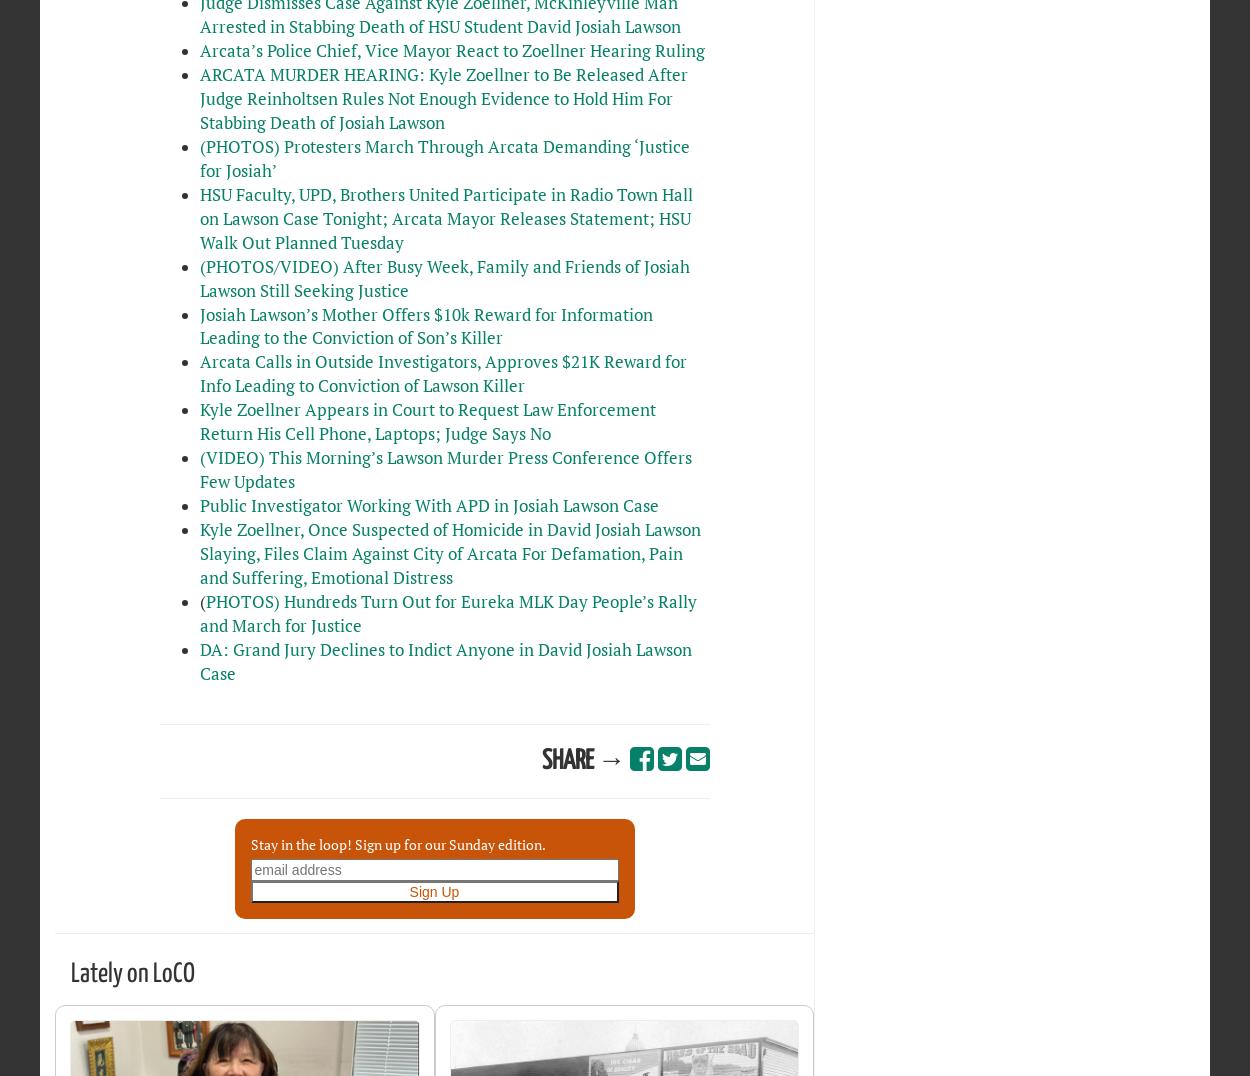  Describe the element at coordinates (444, 468) in the screenshot. I see `'(VIDEO) This Morning’s Lawson Murder Press Conference Offers Few Updates'` at that location.